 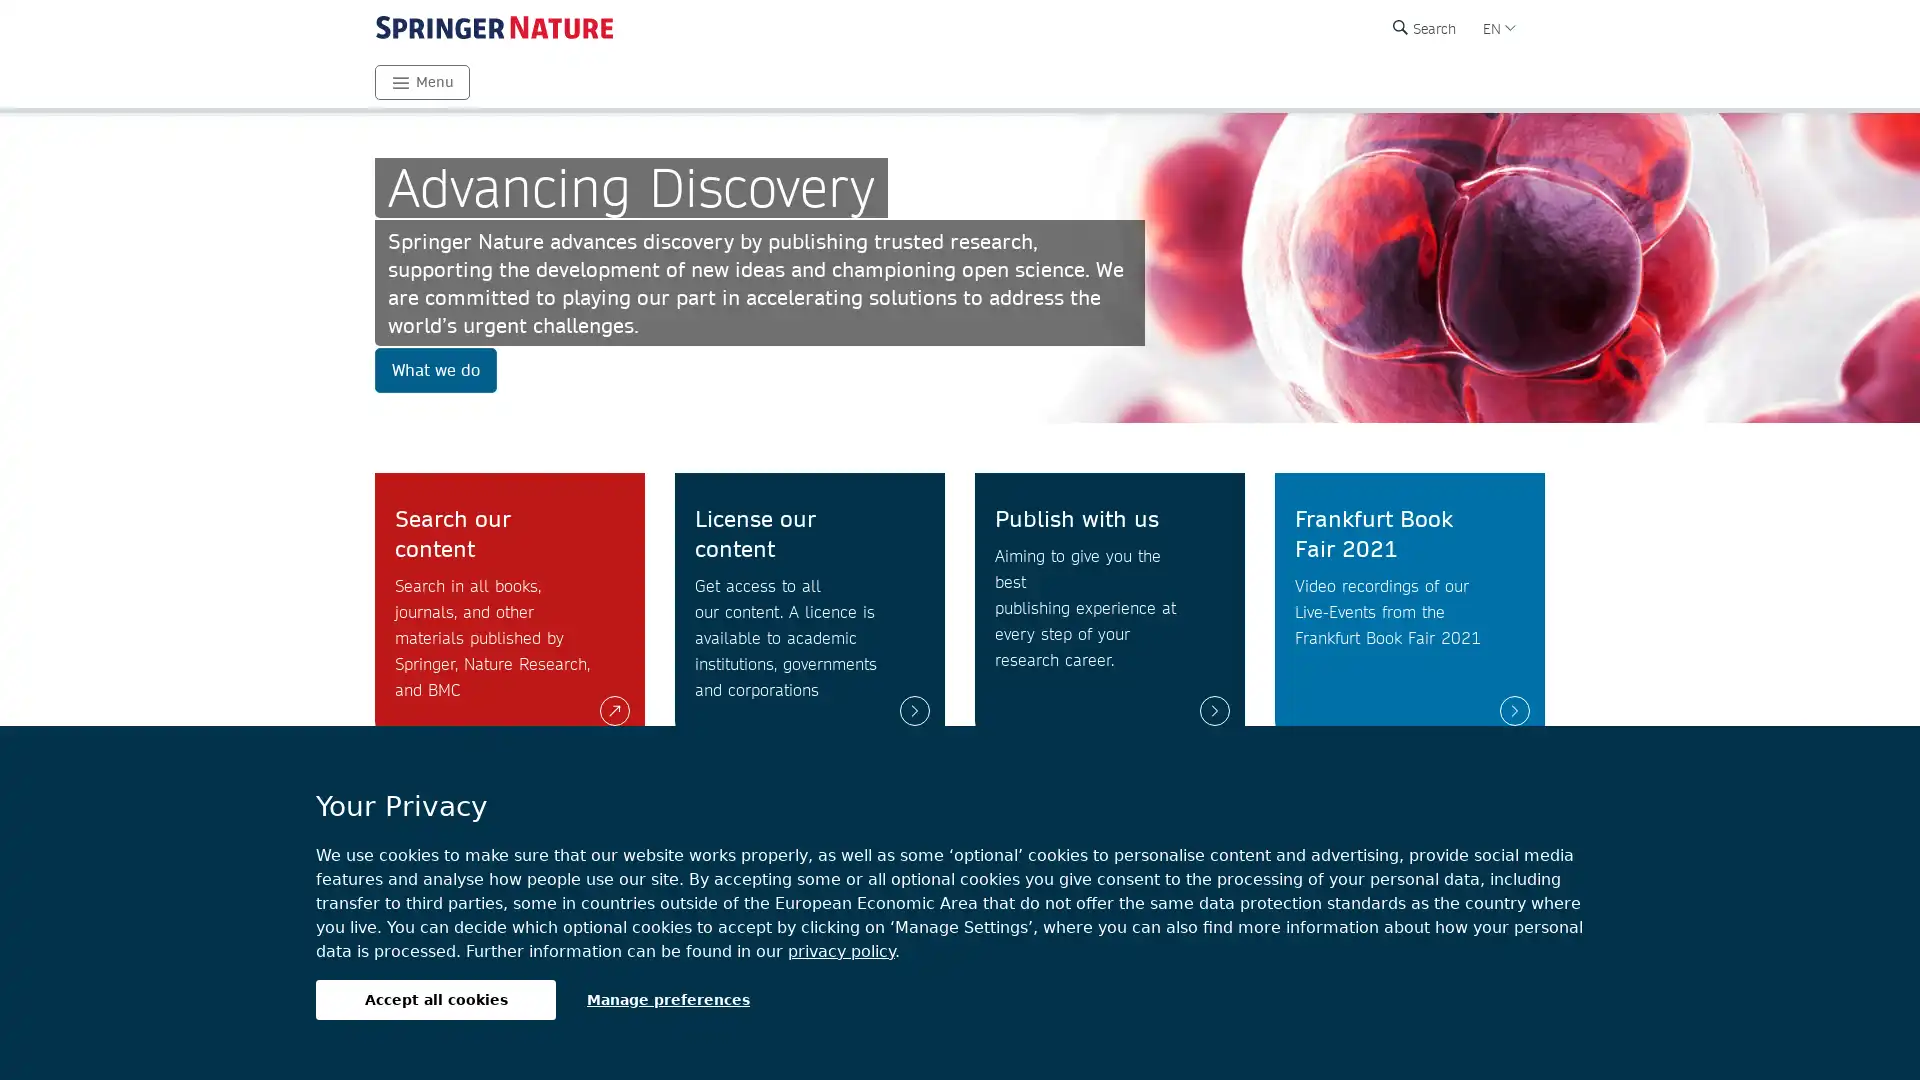 What do you see at coordinates (435, 999) in the screenshot?
I see `Accept all cookies` at bounding box center [435, 999].